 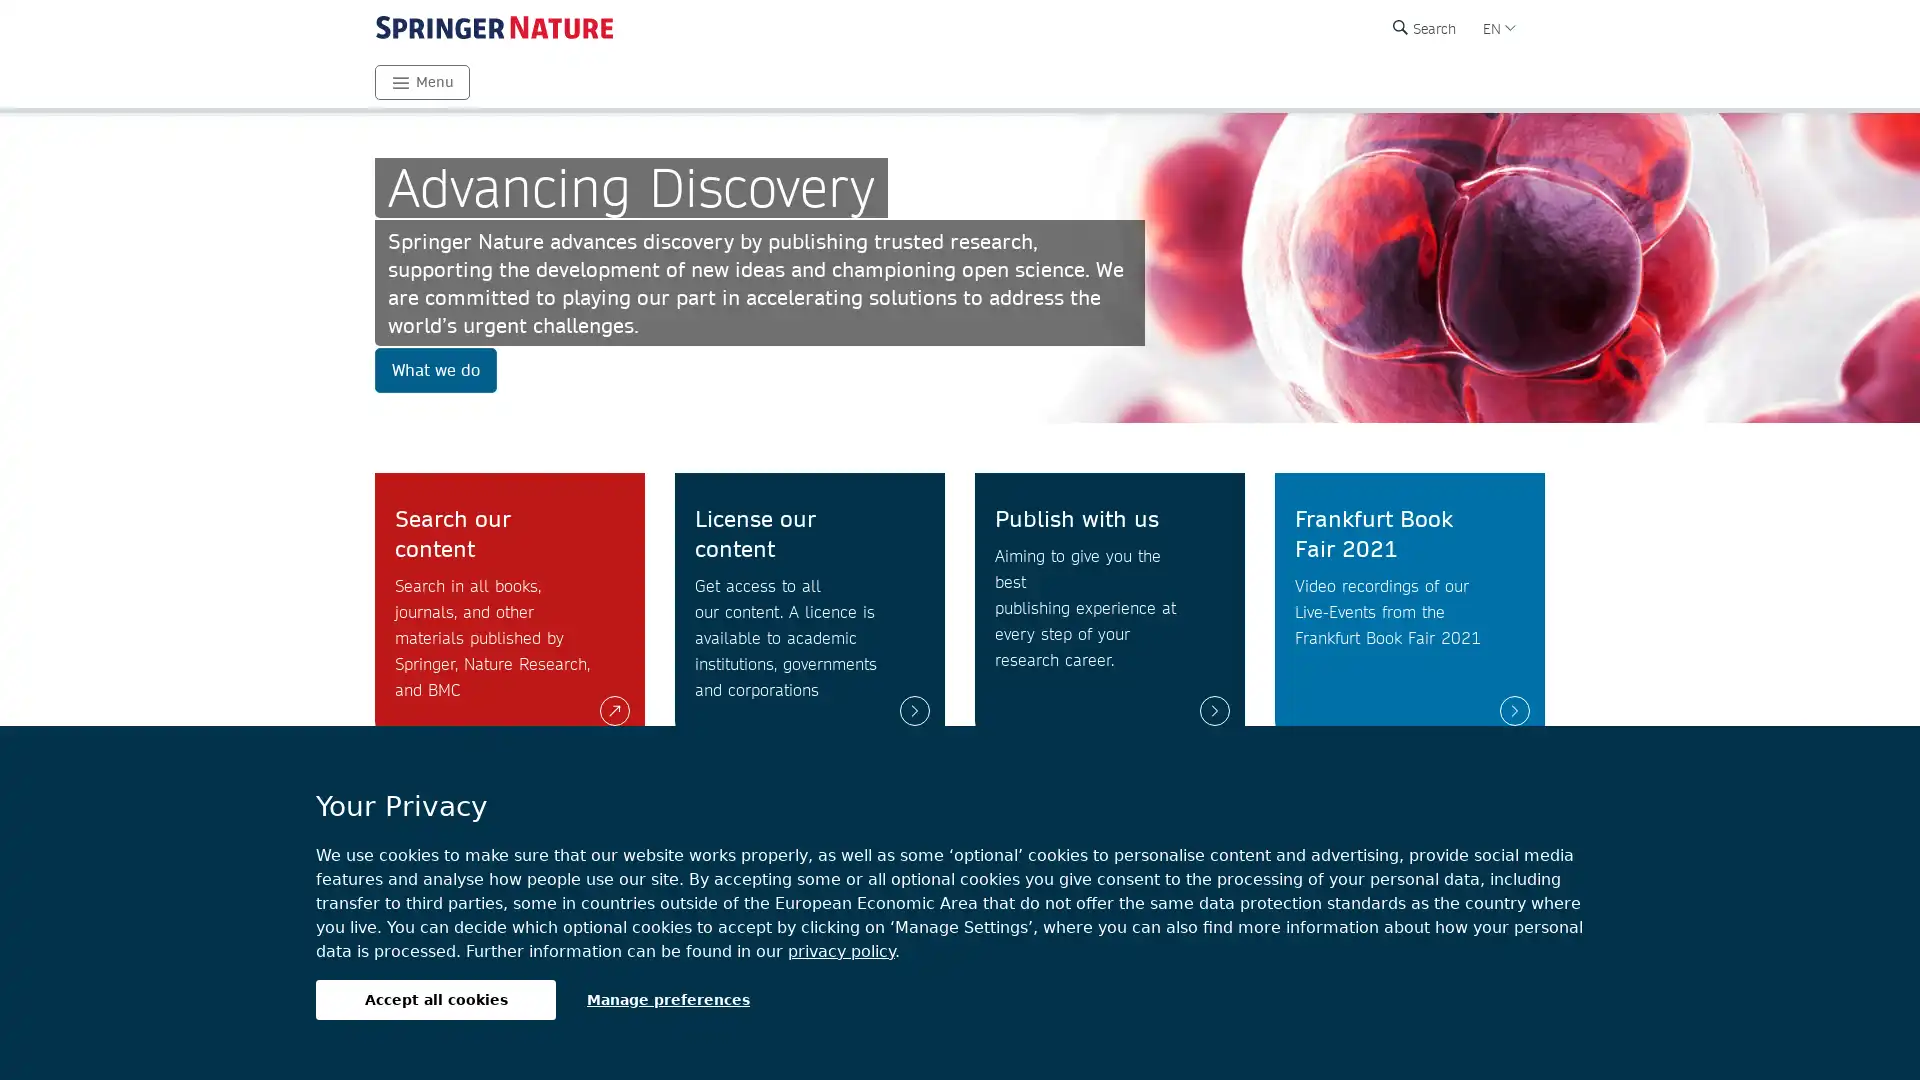 What do you see at coordinates (435, 999) in the screenshot?
I see `Accept all cookies` at bounding box center [435, 999].